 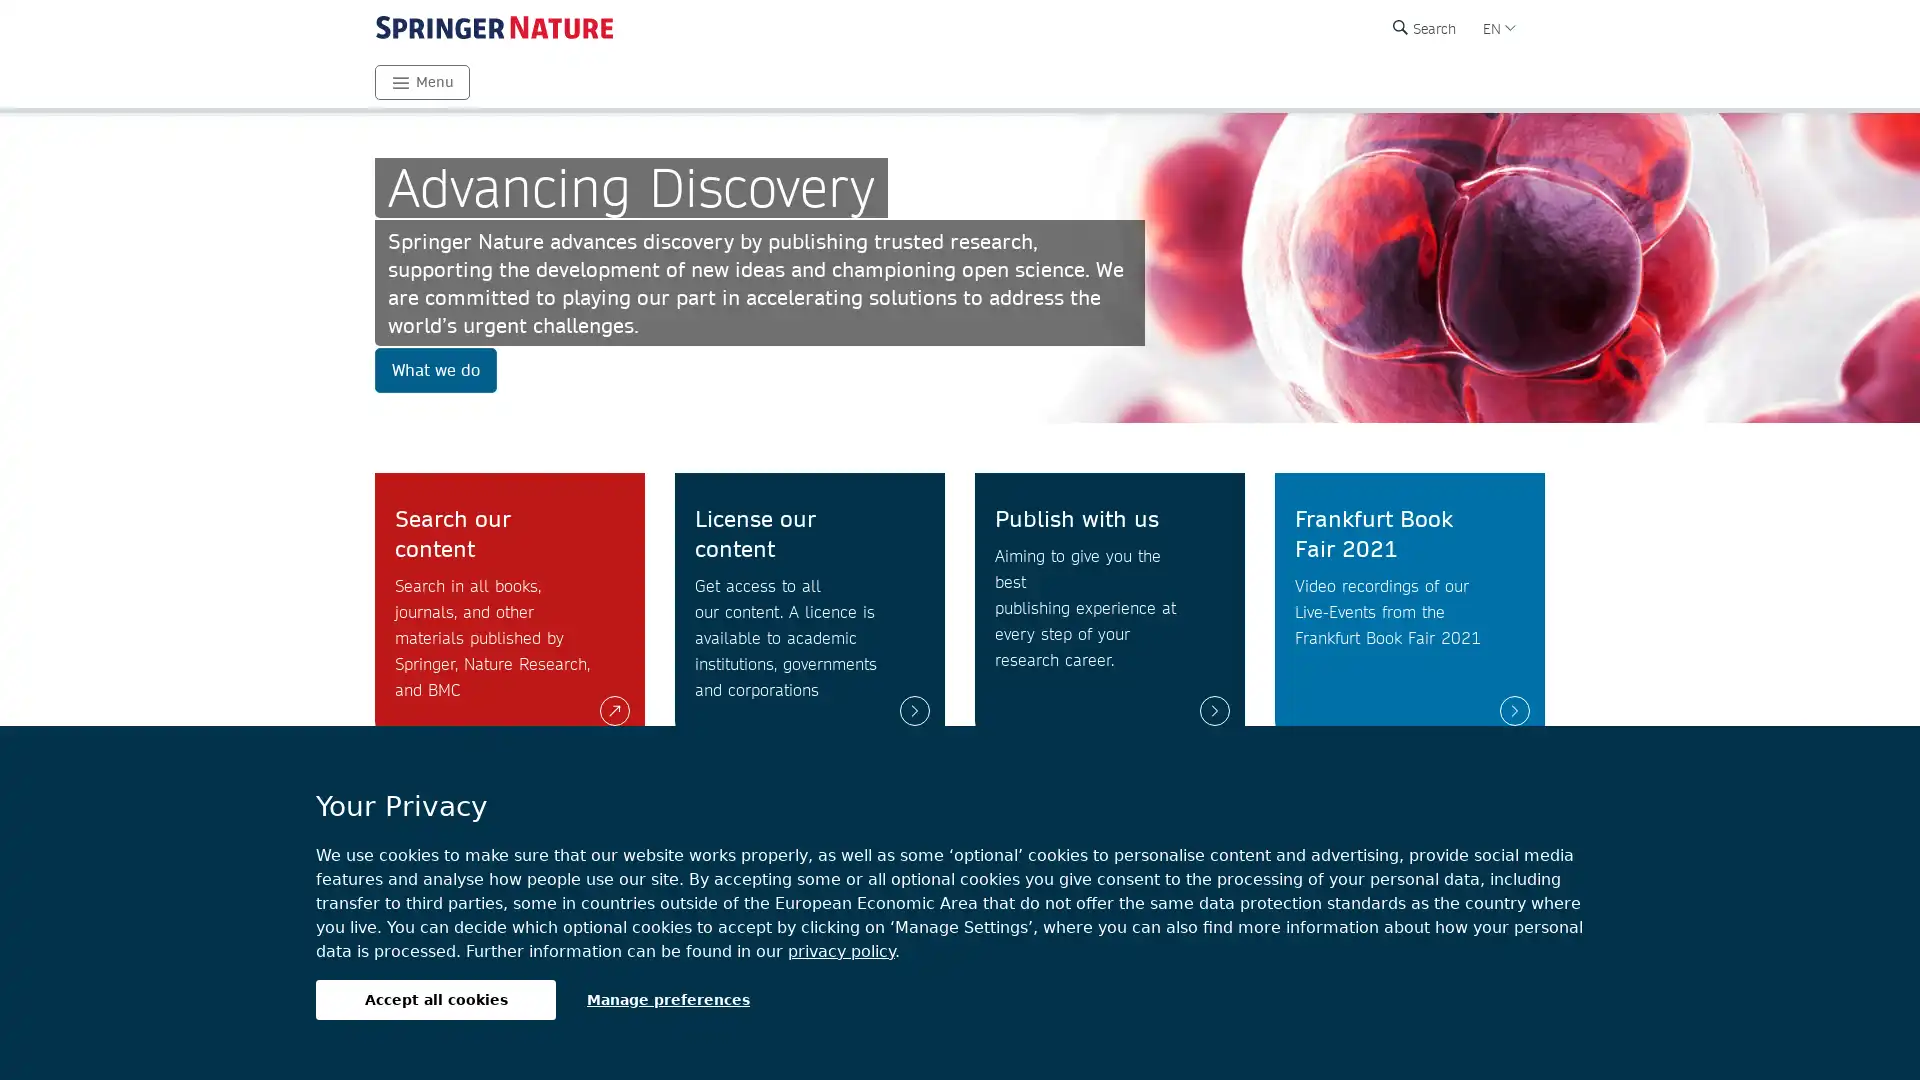 What do you see at coordinates (435, 999) in the screenshot?
I see `Accept all cookies` at bounding box center [435, 999].